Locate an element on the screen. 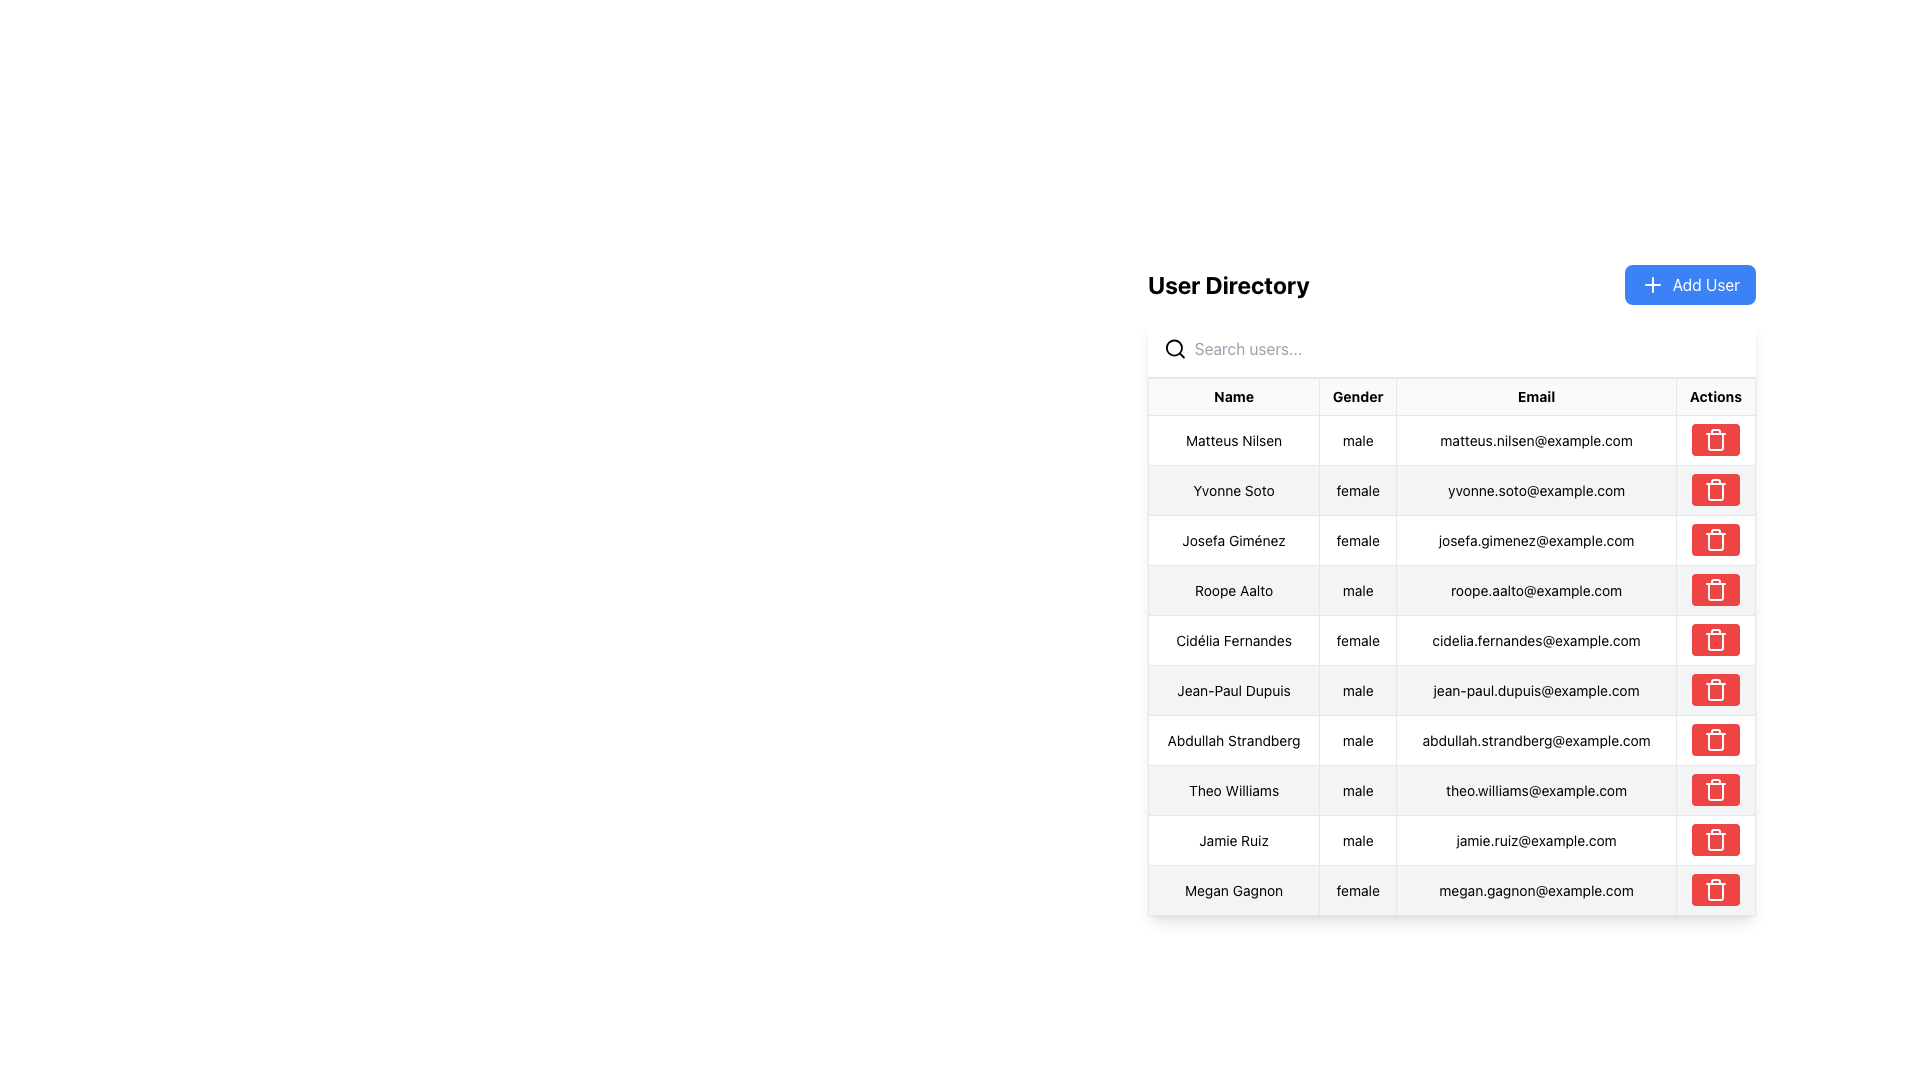 The image size is (1920, 1080). the delete button in the 'Actions' column of the row for 'matteus.nilsen@example.com' is located at coordinates (1714, 438).